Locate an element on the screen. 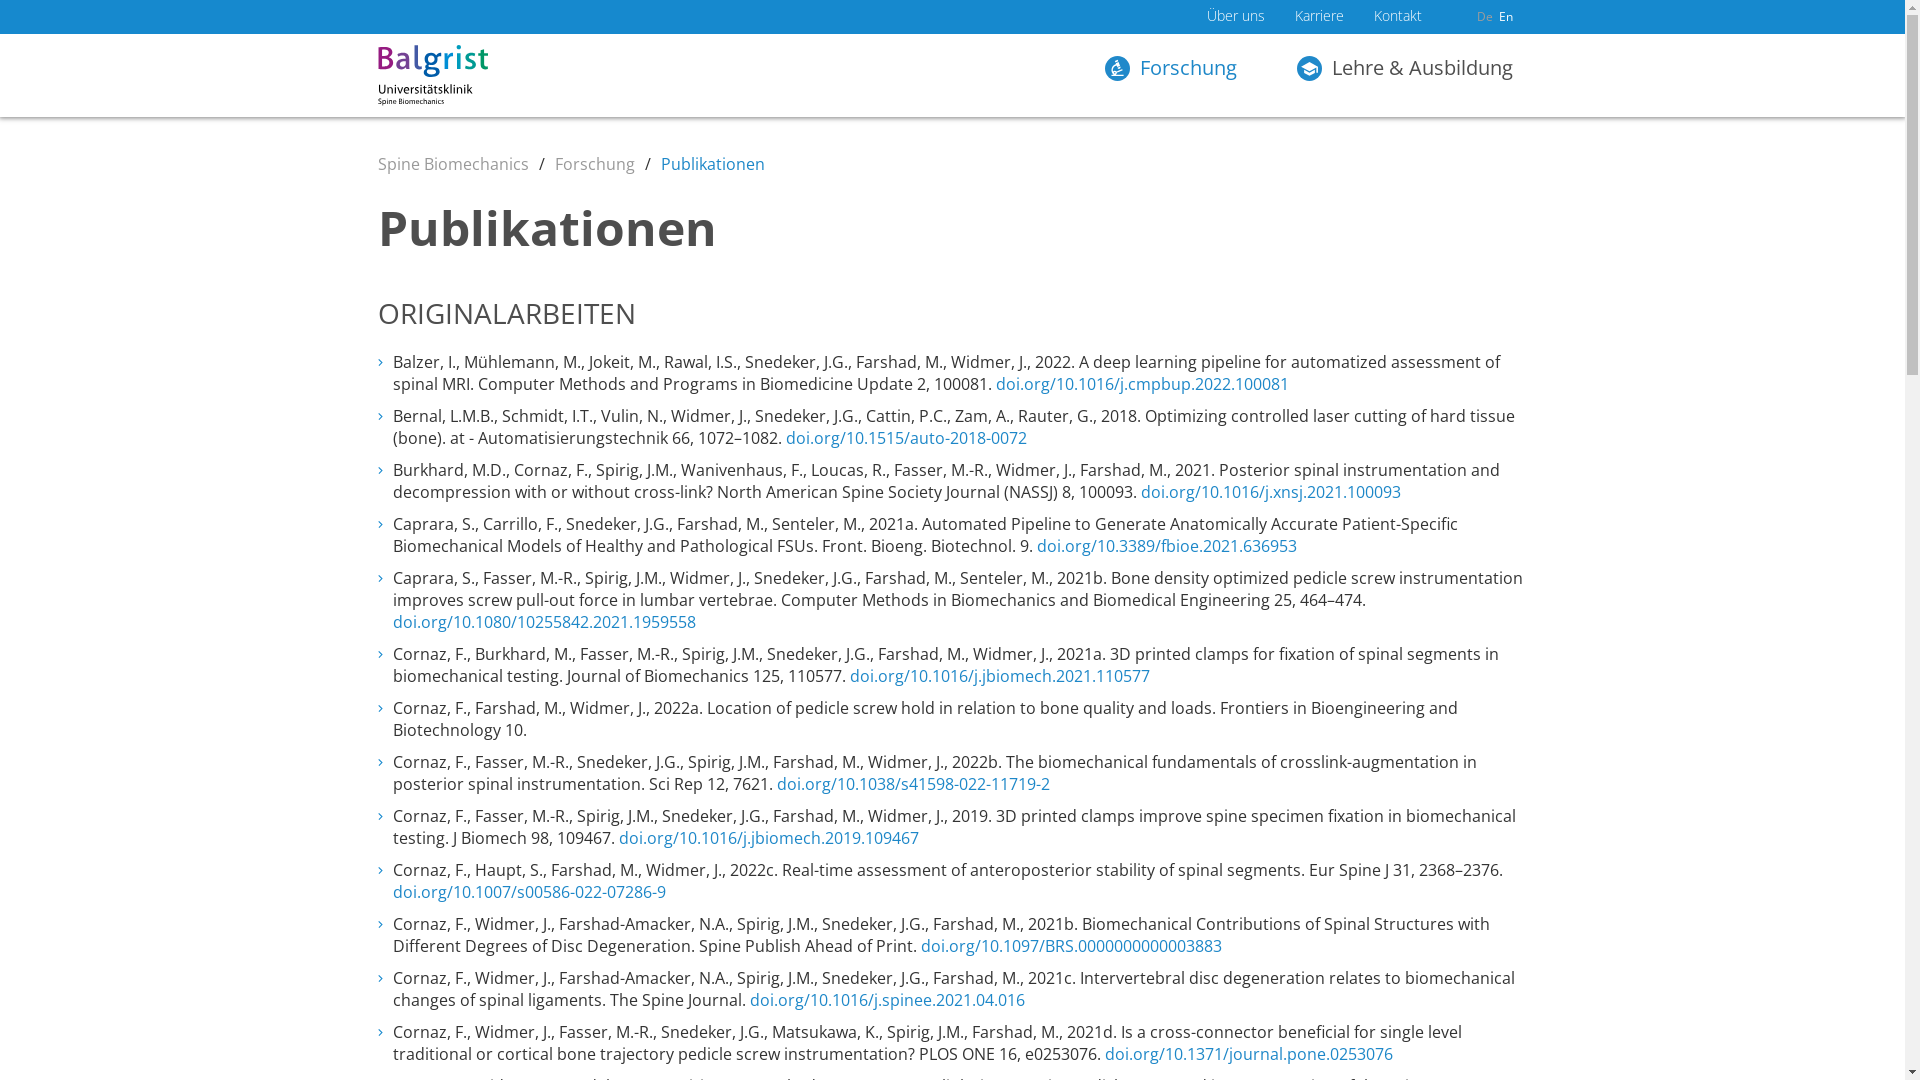 This screenshot has height=1080, width=1920. 'doi.org/10.1016/j.jbiomech.2021.110577' is located at coordinates (999, 675).